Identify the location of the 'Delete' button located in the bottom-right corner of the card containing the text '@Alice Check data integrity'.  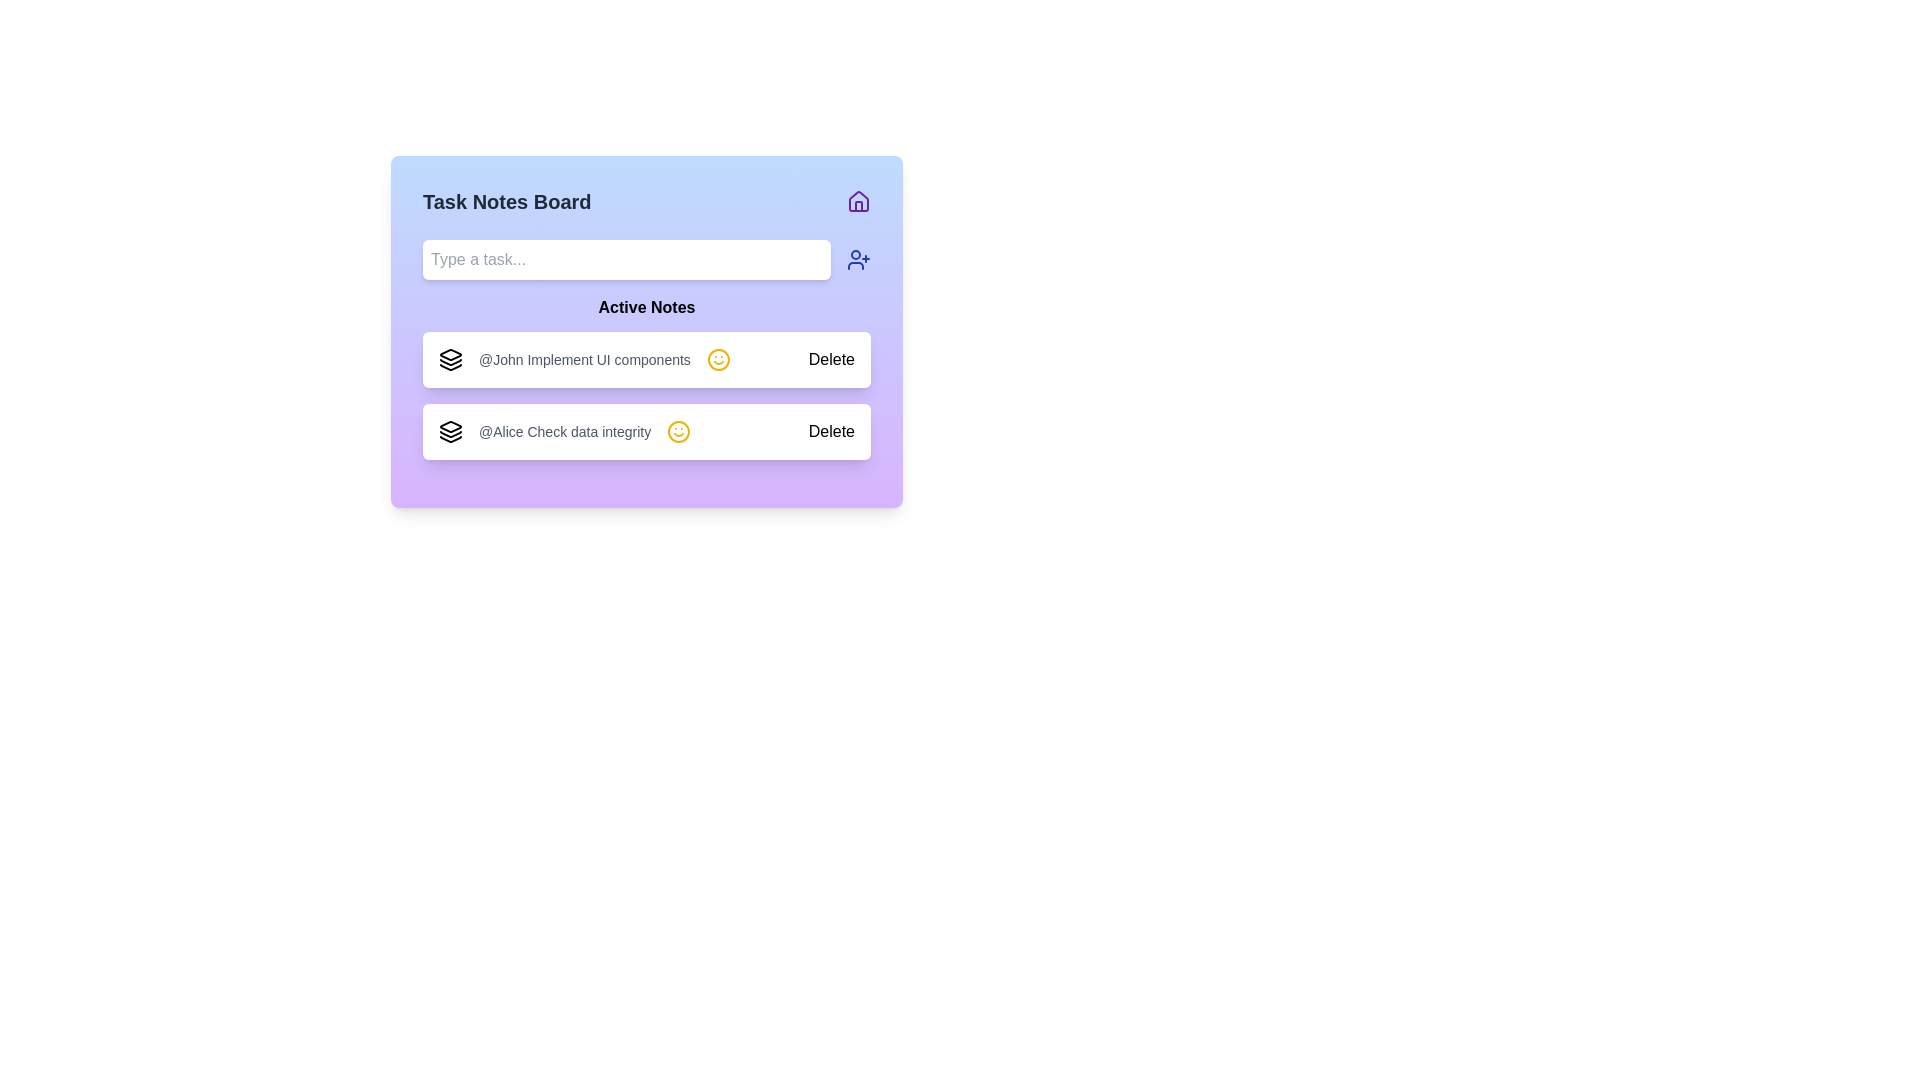
(831, 431).